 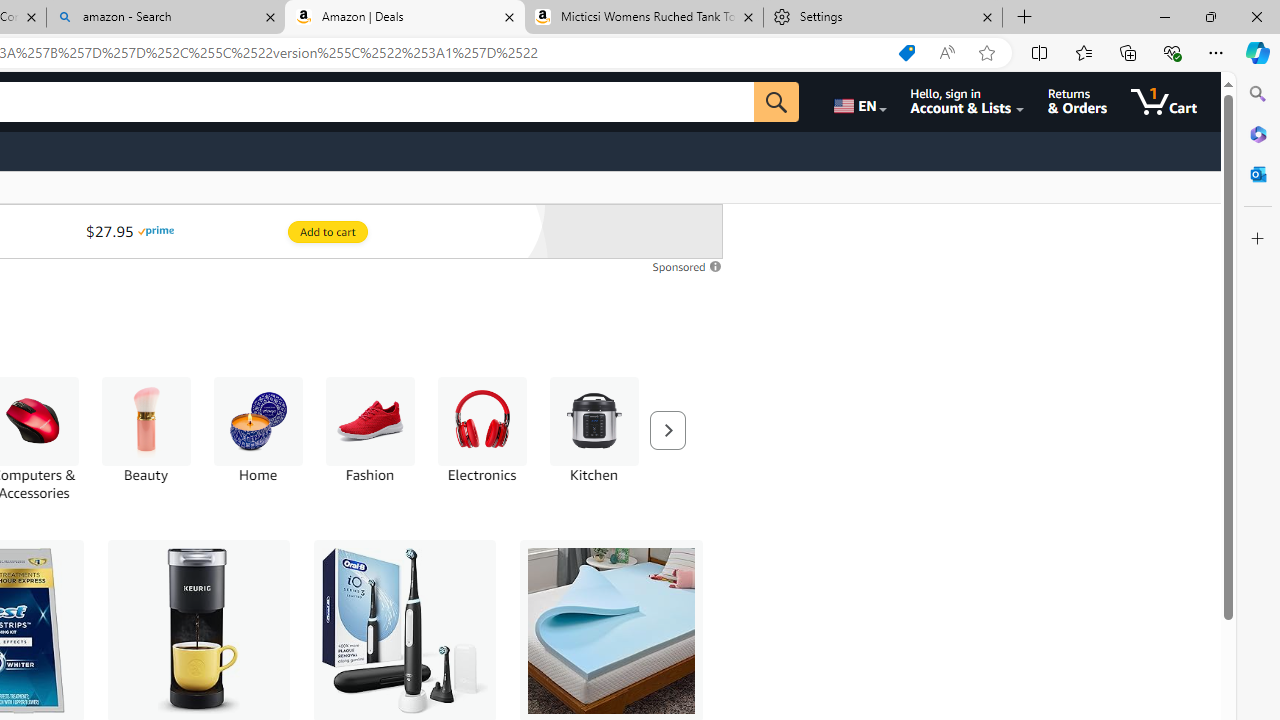 What do you see at coordinates (667, 428) in the screenshot?
I see `'Next'` at bounding box center [667, 428].